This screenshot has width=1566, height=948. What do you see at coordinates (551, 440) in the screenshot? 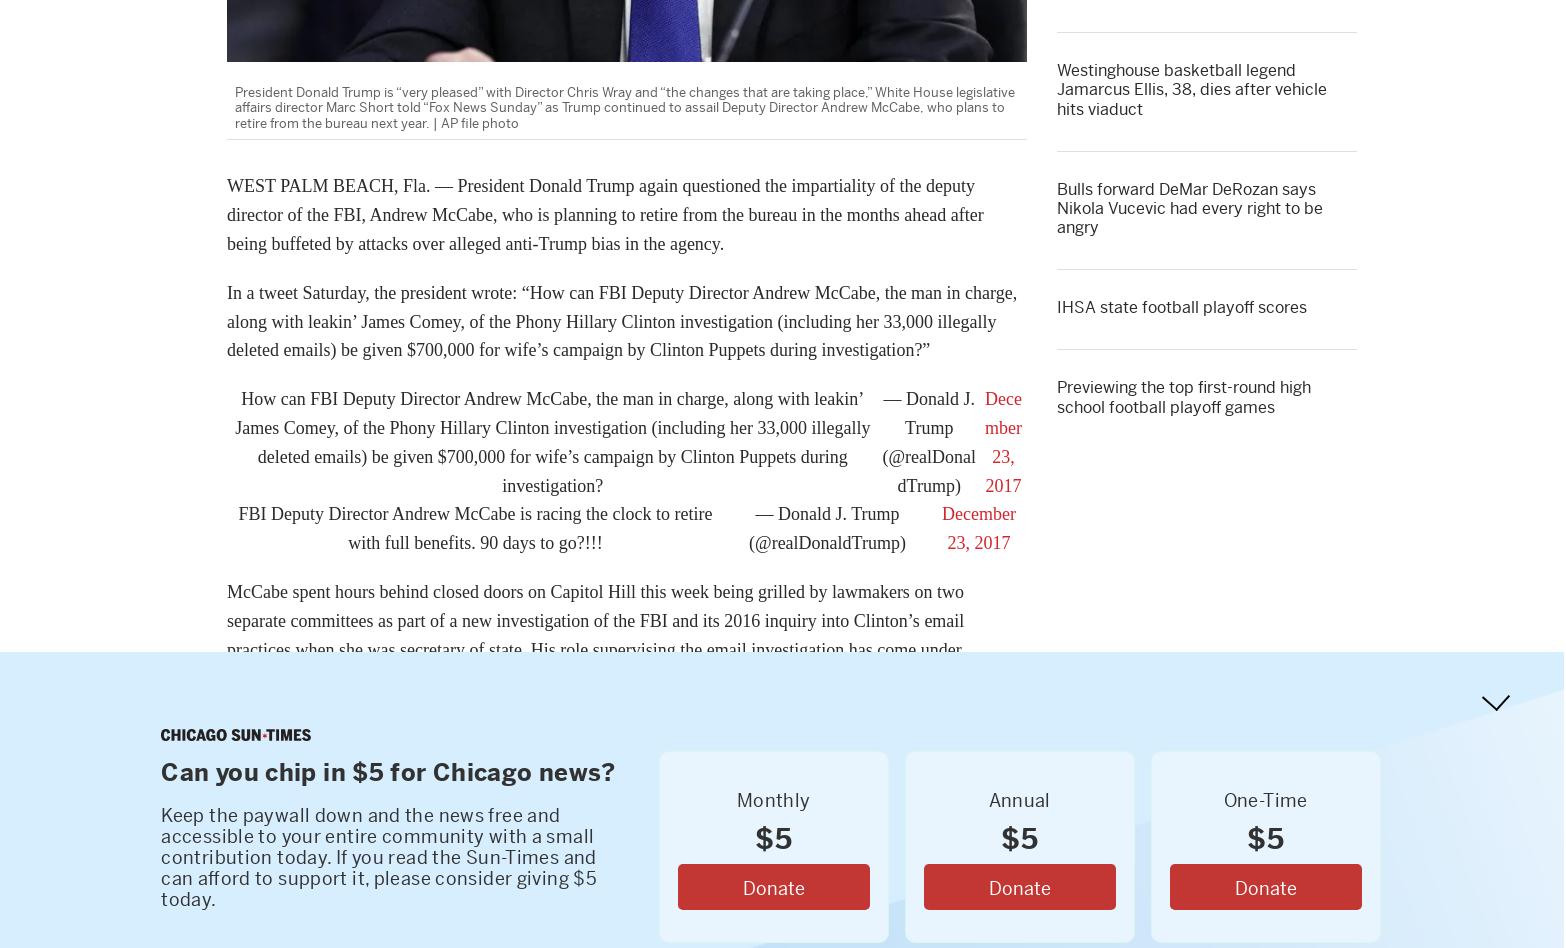
I see `'How can FBI Deputy Director Andrew McCabe, the man in charge, along with leakin’ James Comey, of the Phony Hillary Clinton investigation (including her 33,000 illegally deleted emails) be given $700,000 for wife’s campaign by Clinton Puppets during investigation?'` at bounding box center [551, 440].